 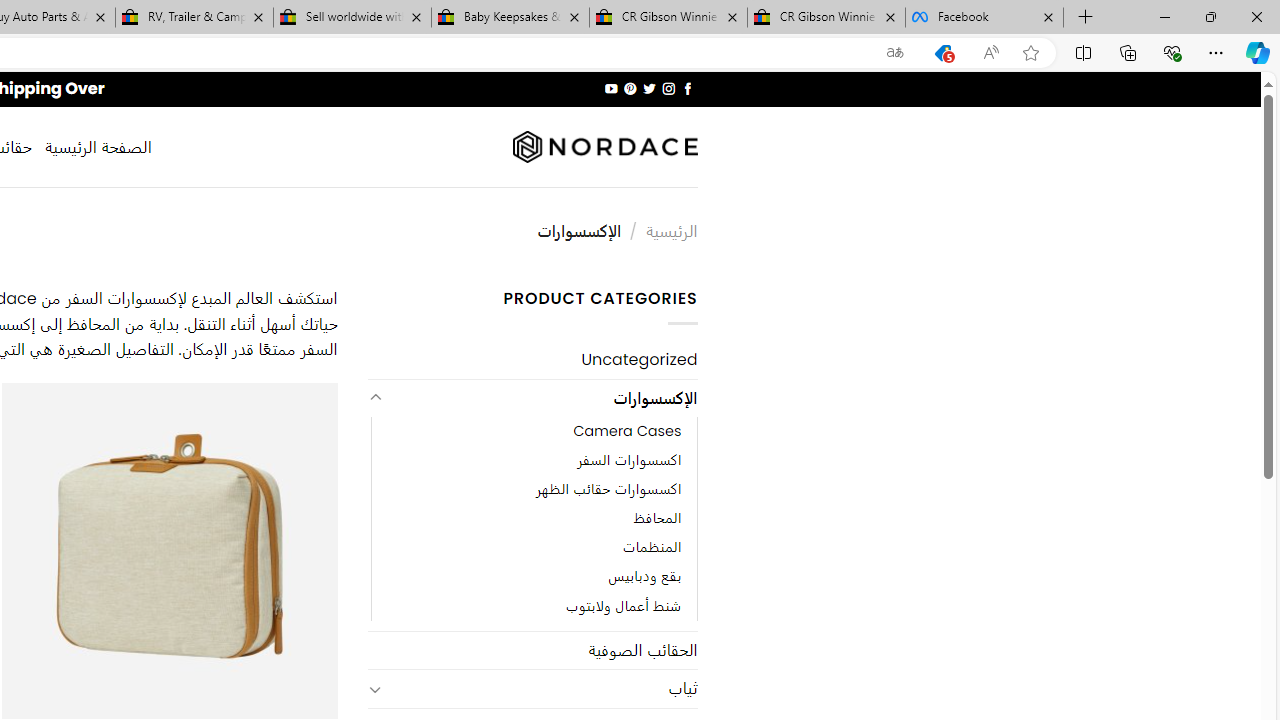 I want to click on 'Follow on YouTube', so click(x=610, y=88).